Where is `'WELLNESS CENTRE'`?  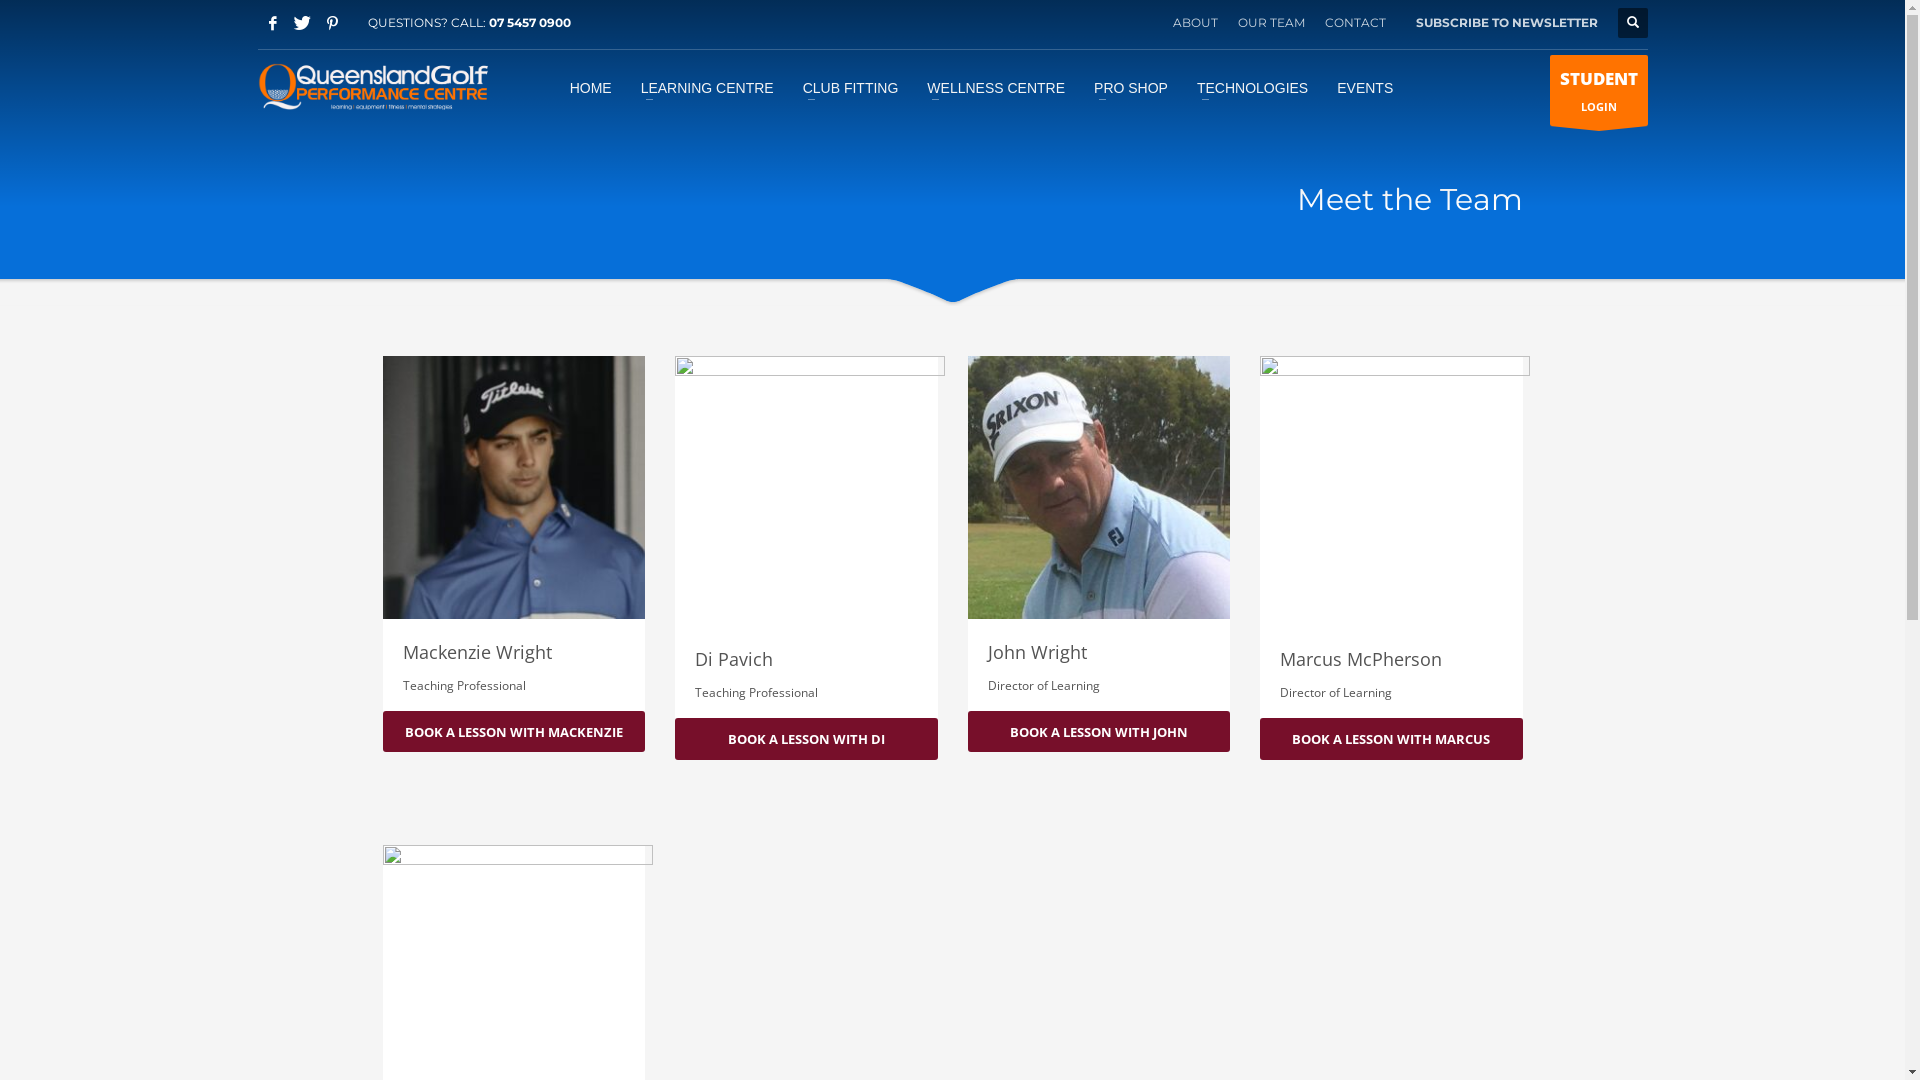
'WELLNESS CENTRE' is located at coordinates (996, 86).